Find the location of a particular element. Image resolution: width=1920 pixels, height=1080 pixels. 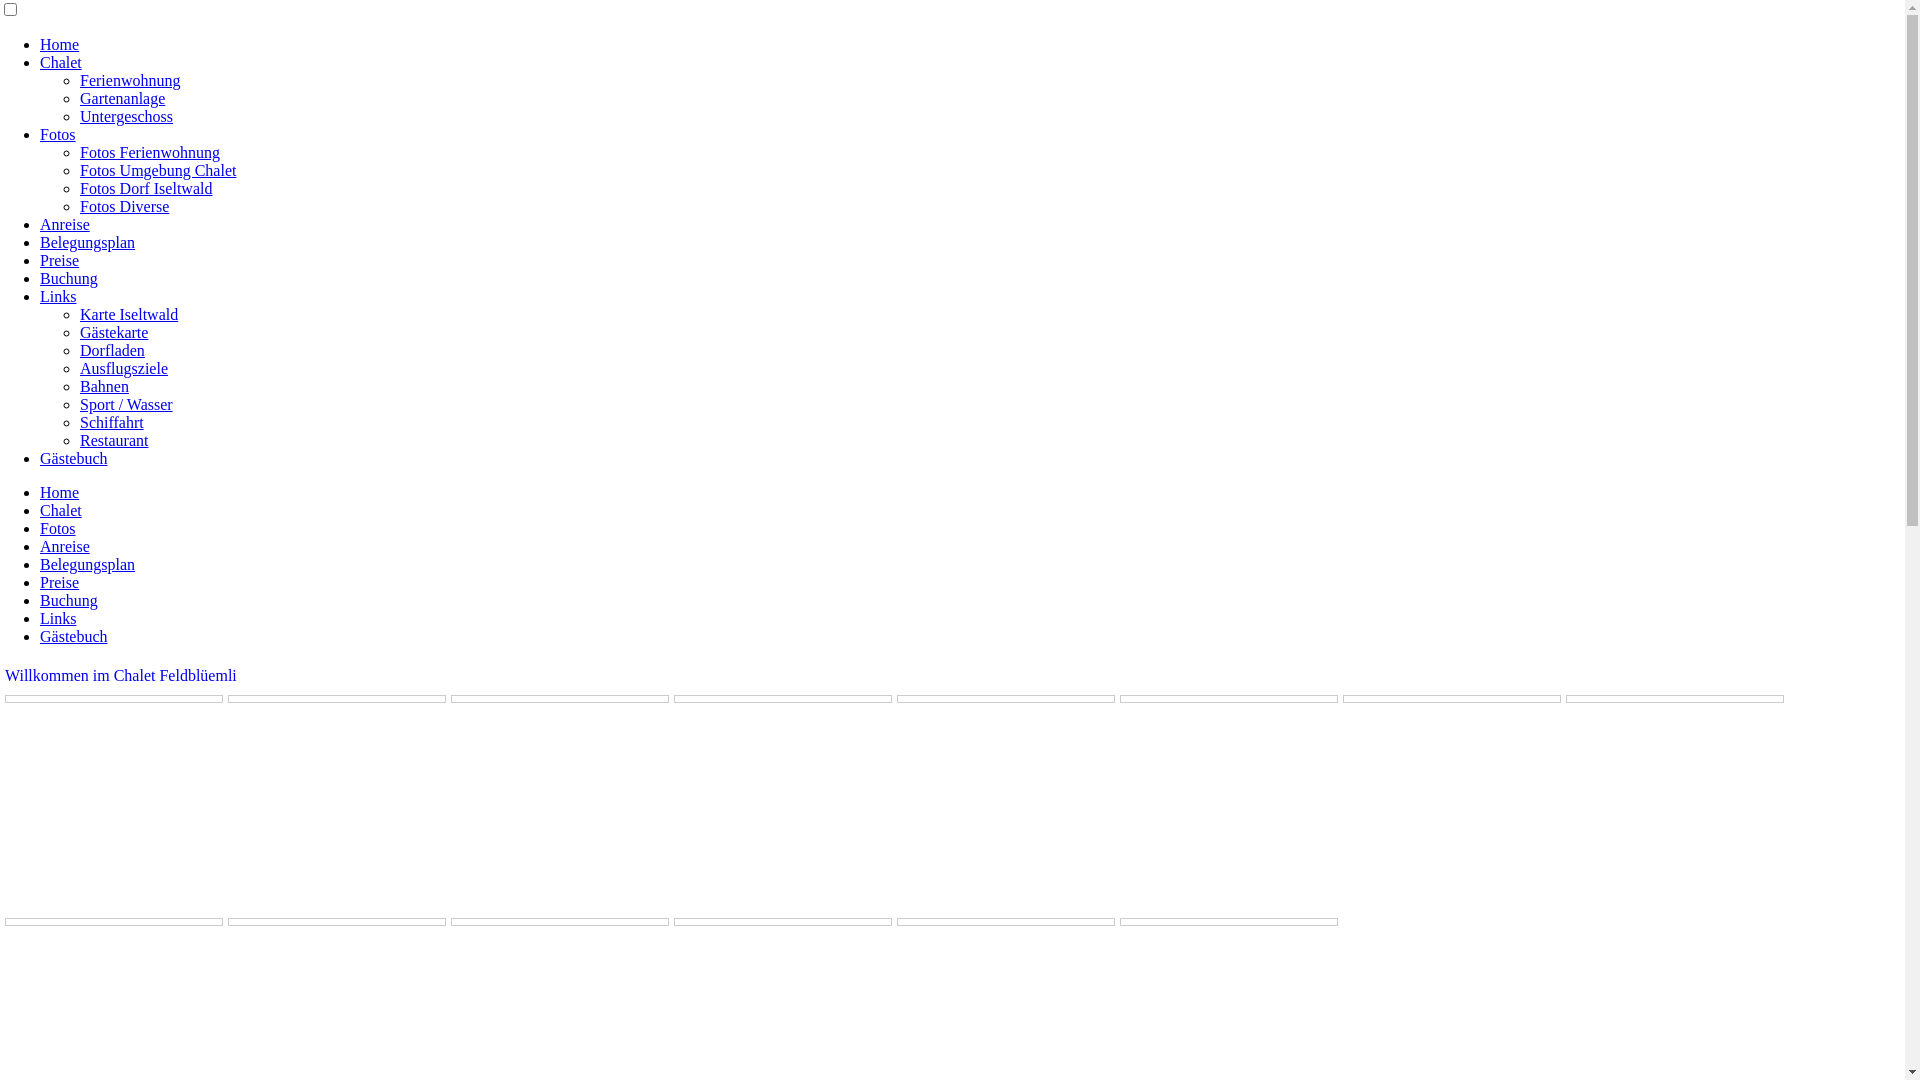

'Dorfladen' is located at coordinates (111, 349).